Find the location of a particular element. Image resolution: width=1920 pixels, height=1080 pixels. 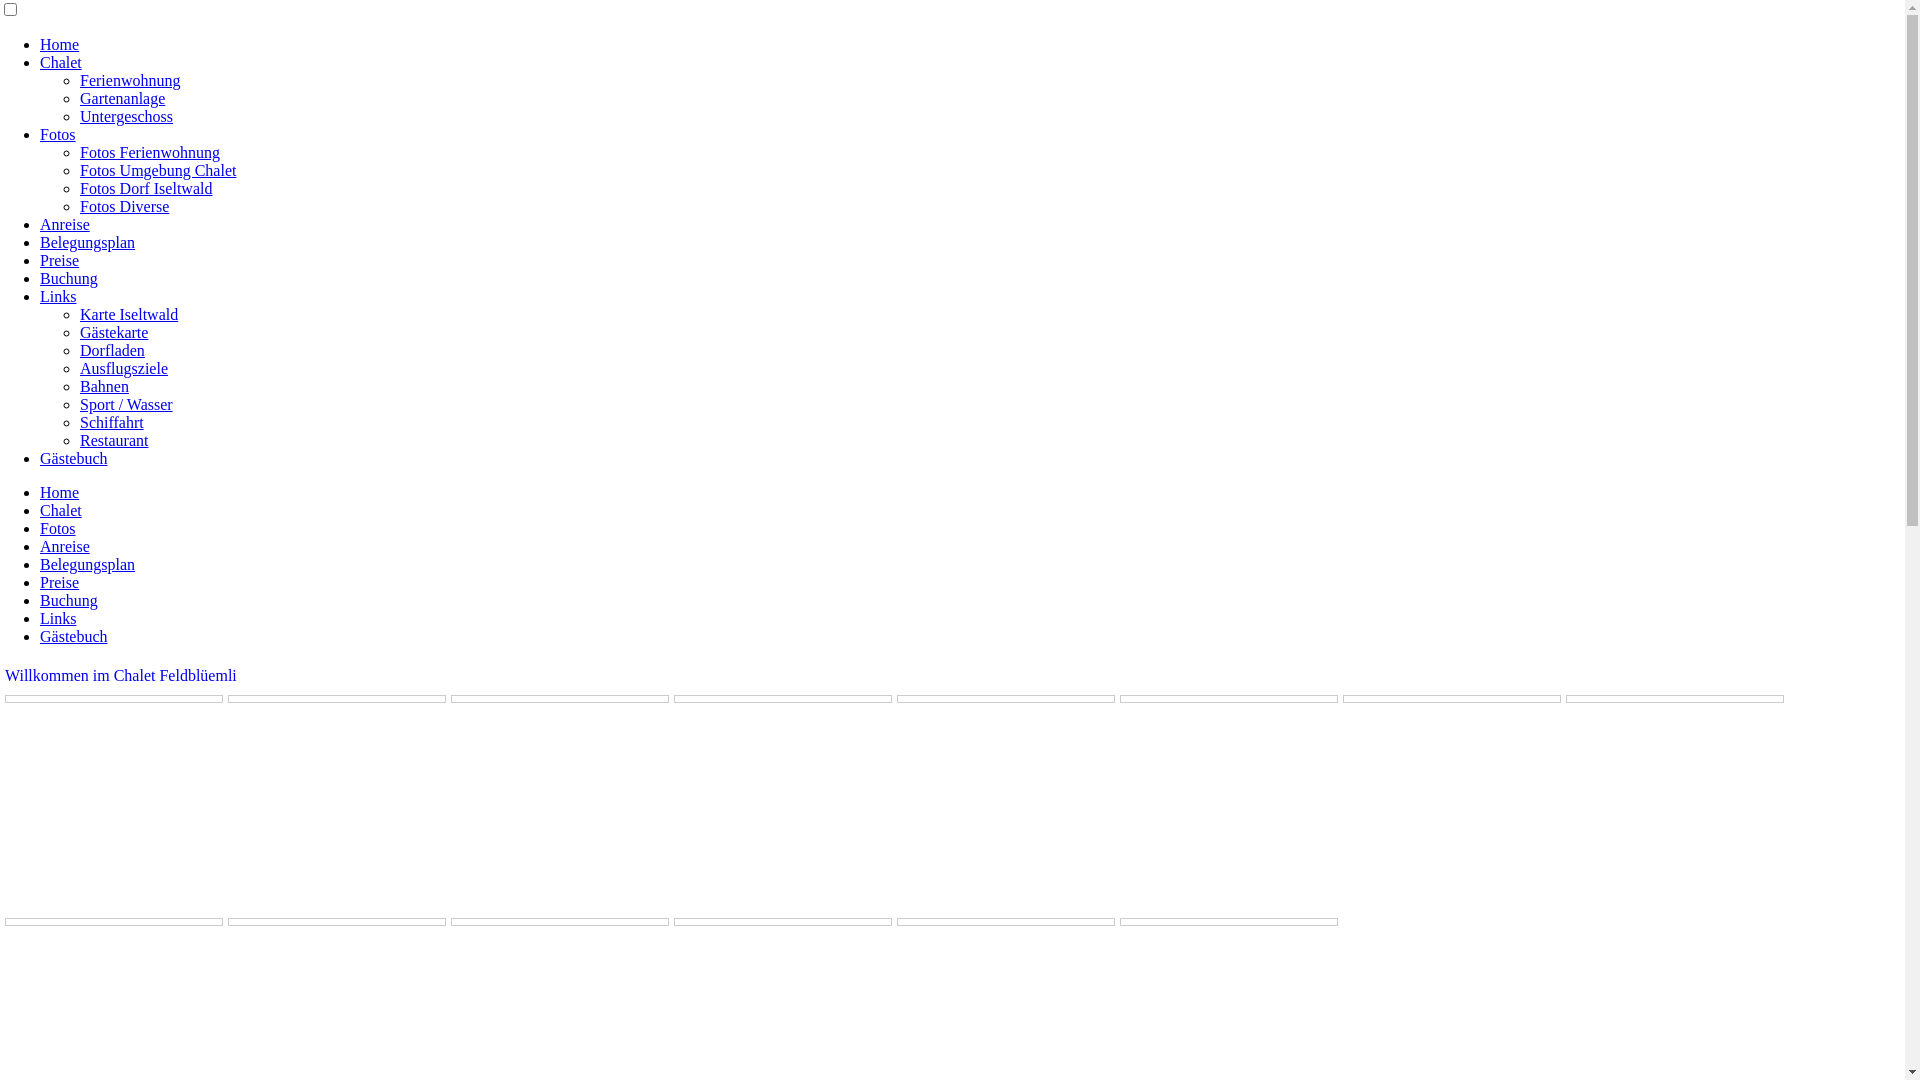

'Dorfladen' is located at coordinates (111, 349).